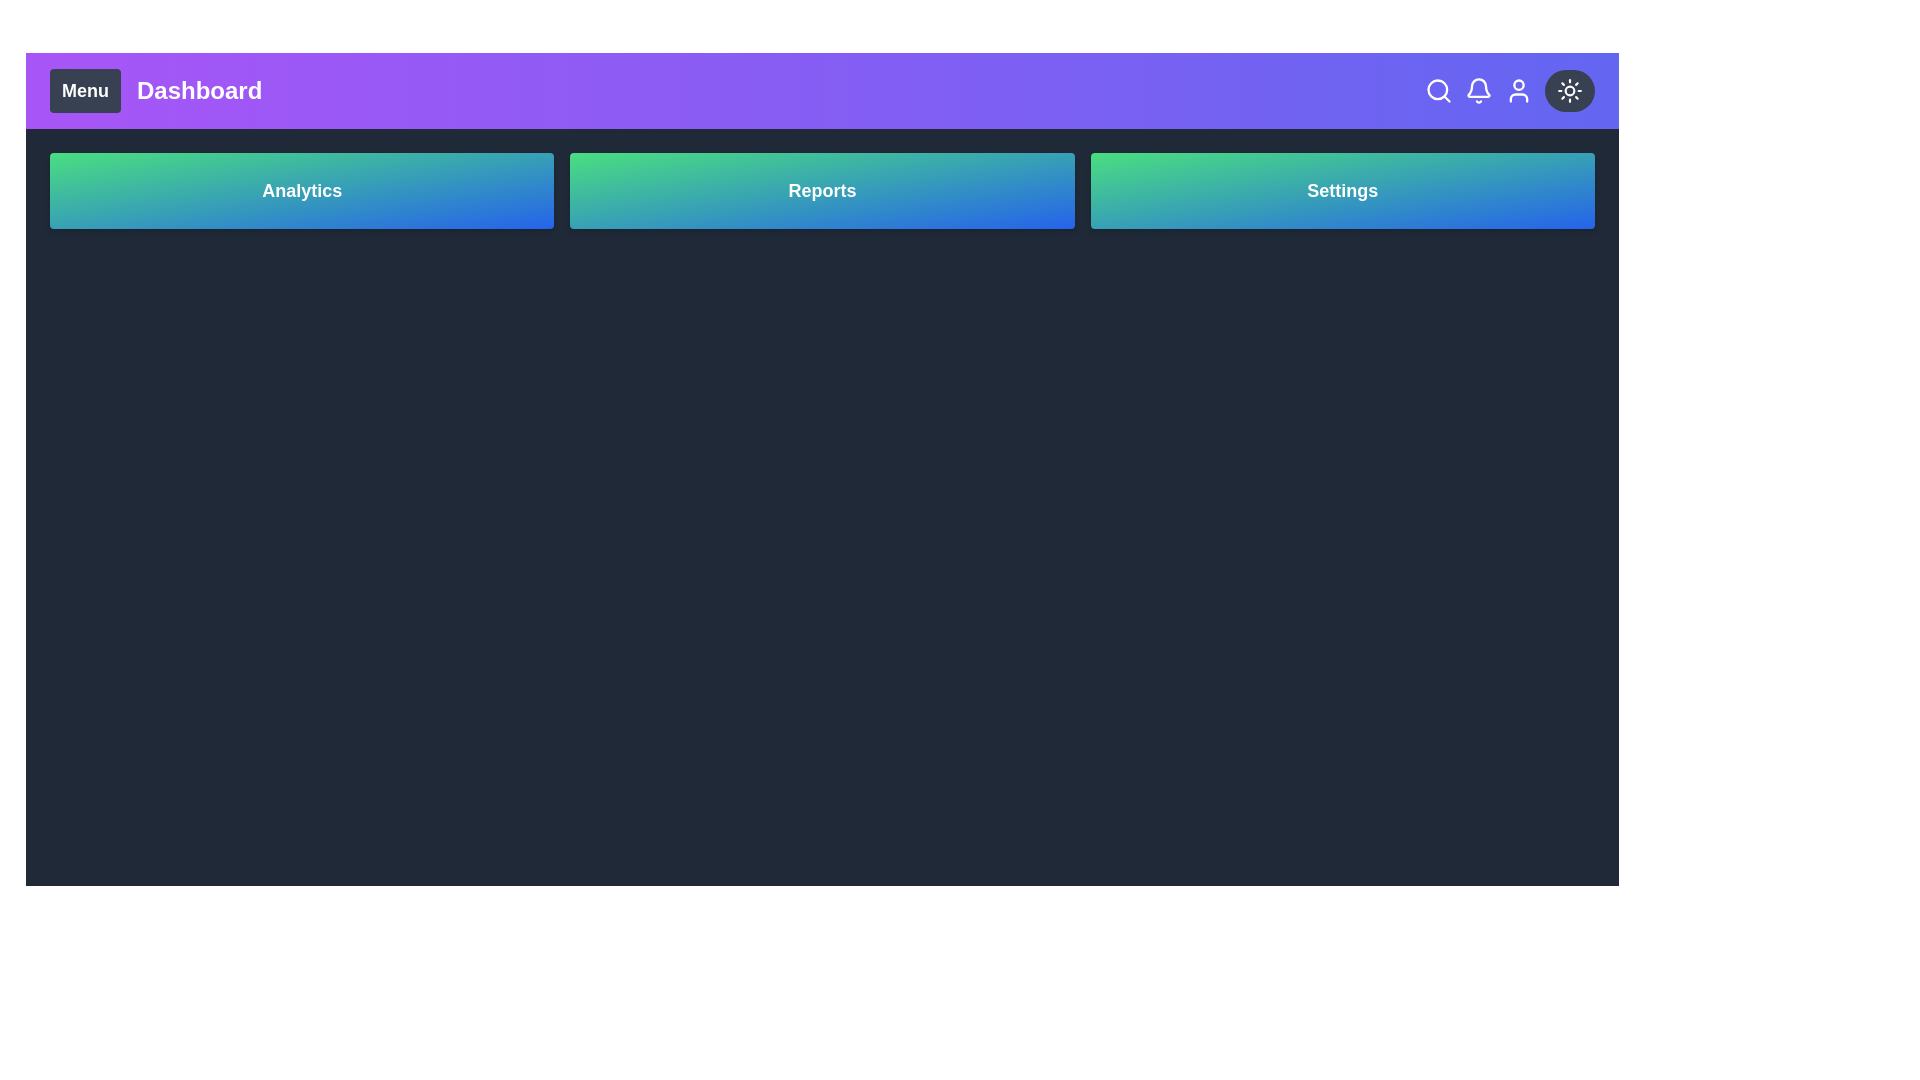 The image size is (1920, 1080). I want to click on the 'Analytics' card to navigate to the Analytics section, so click(301, 191).